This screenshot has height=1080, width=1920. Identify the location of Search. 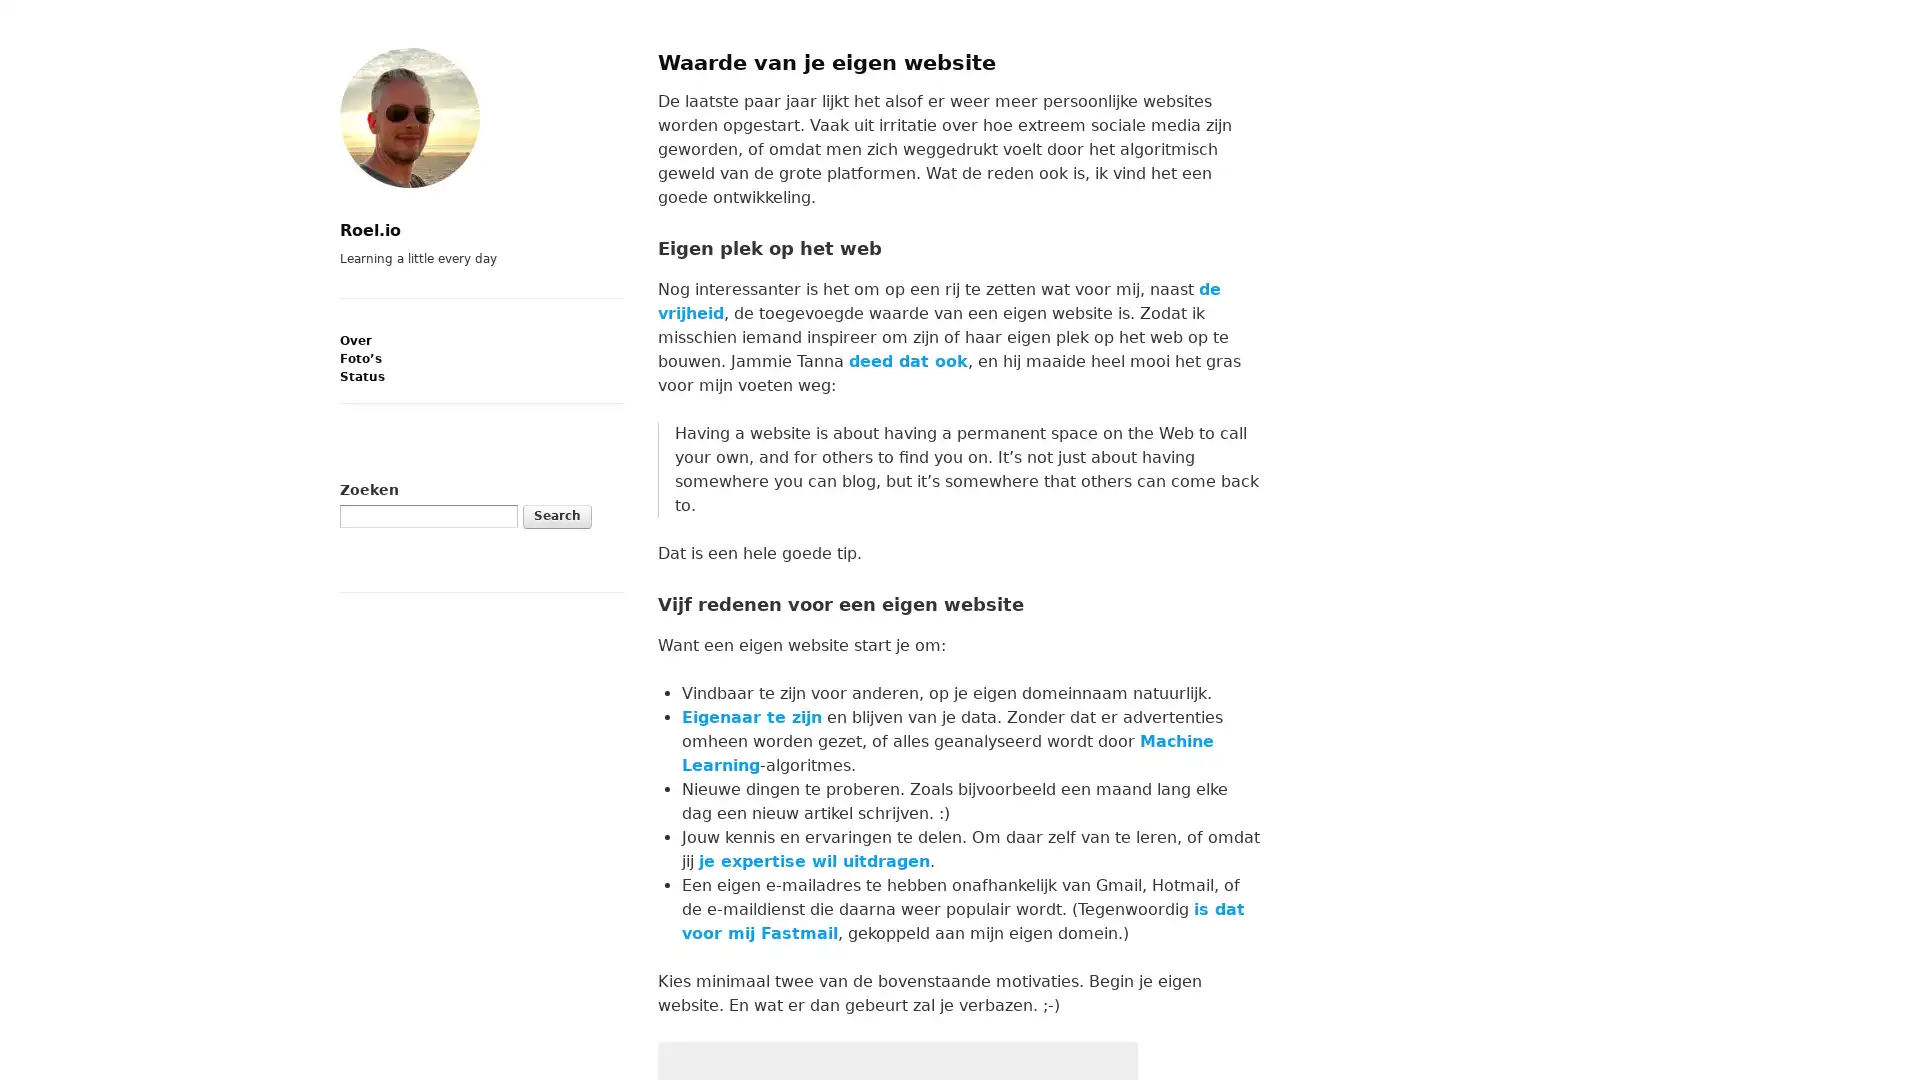
(557, 507).